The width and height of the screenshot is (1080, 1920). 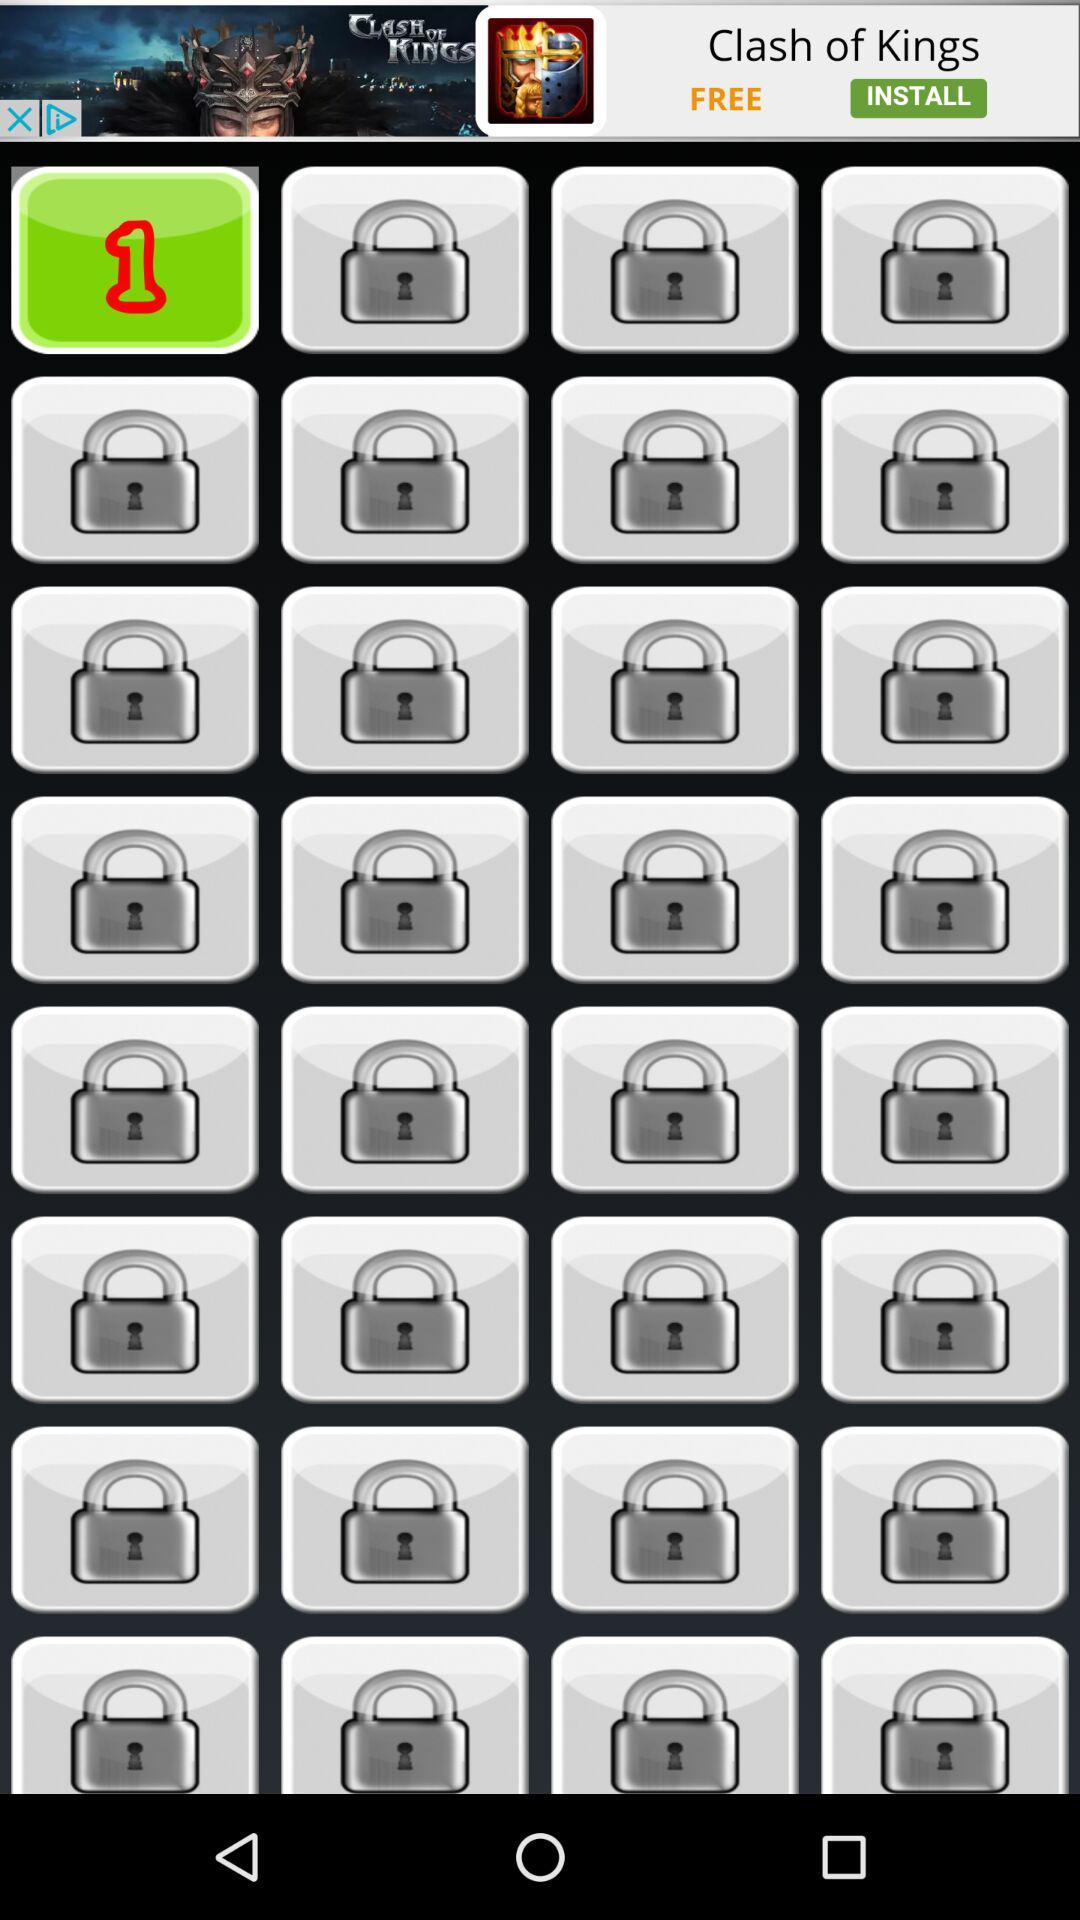 I want to click on unlock, so click(x=405, y=680).